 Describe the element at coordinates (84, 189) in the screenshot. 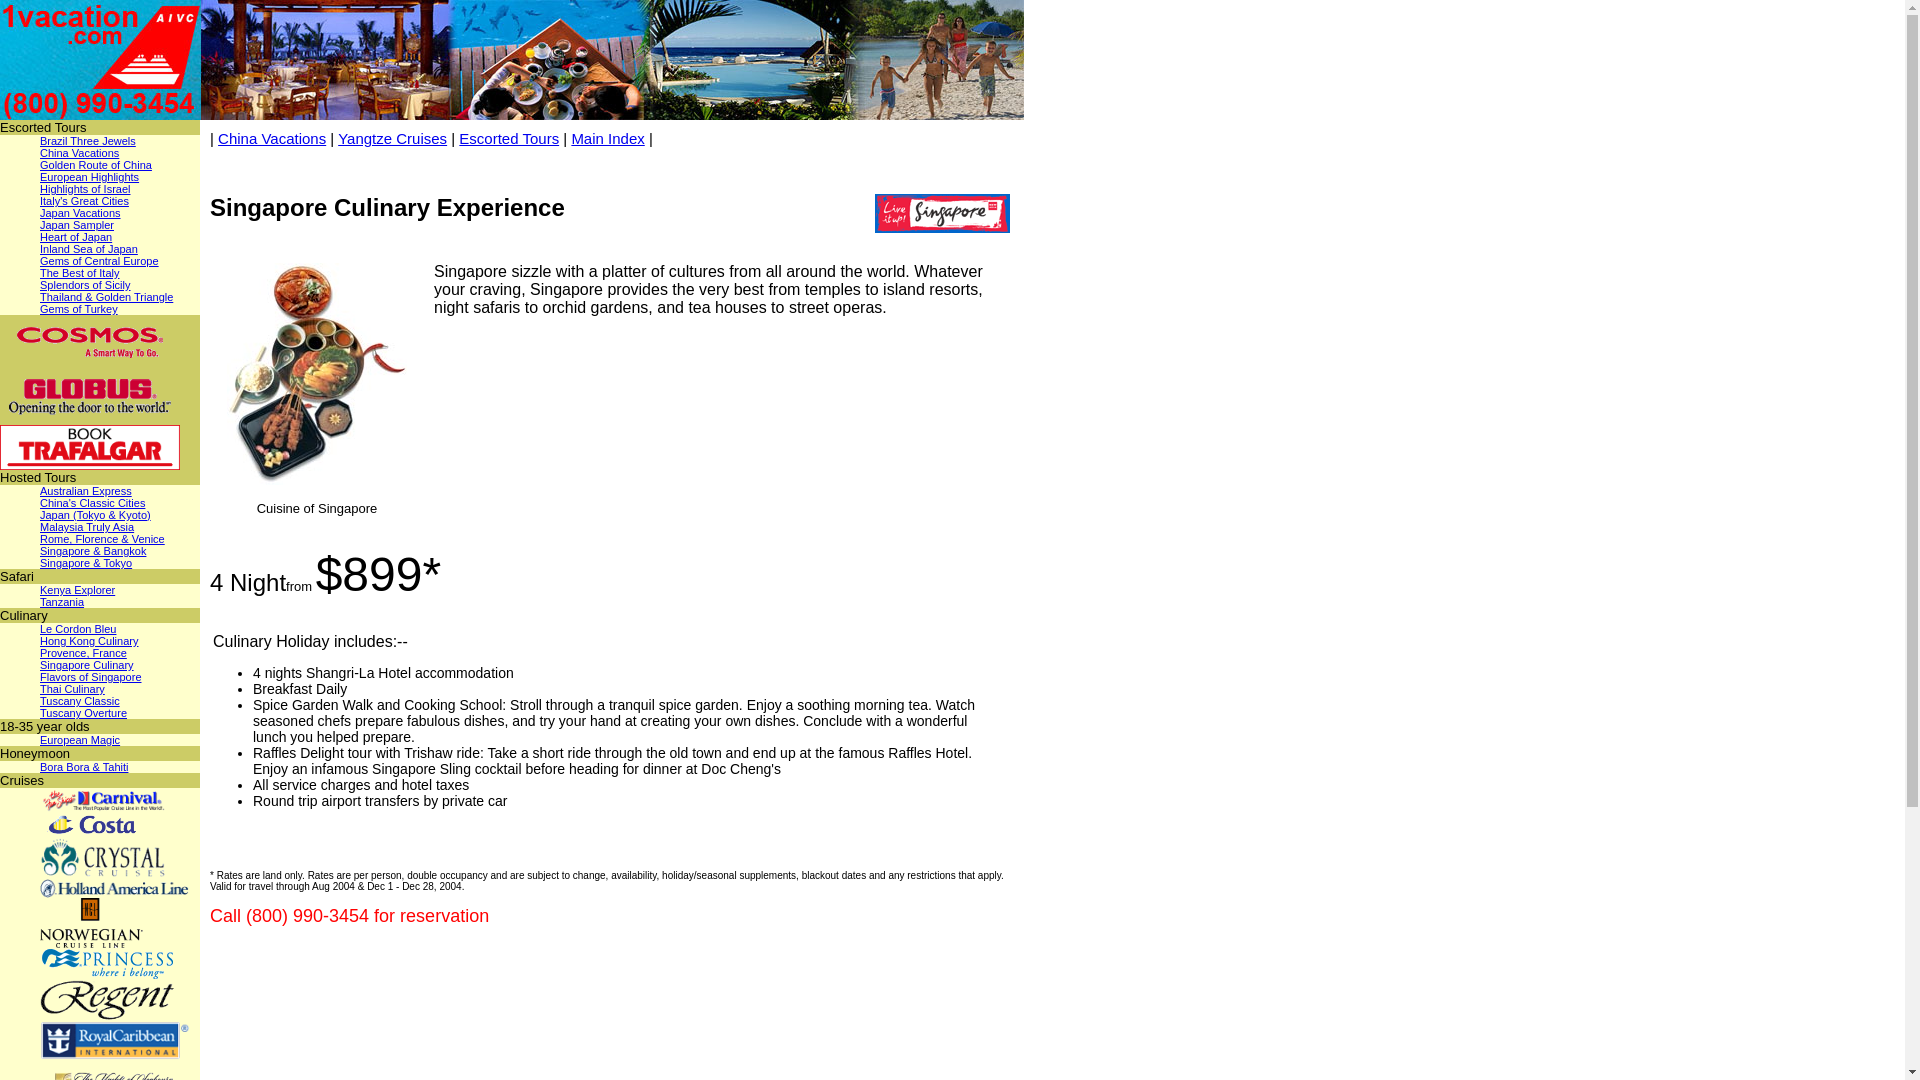

I see `'Highlights of Israel'` at that location.